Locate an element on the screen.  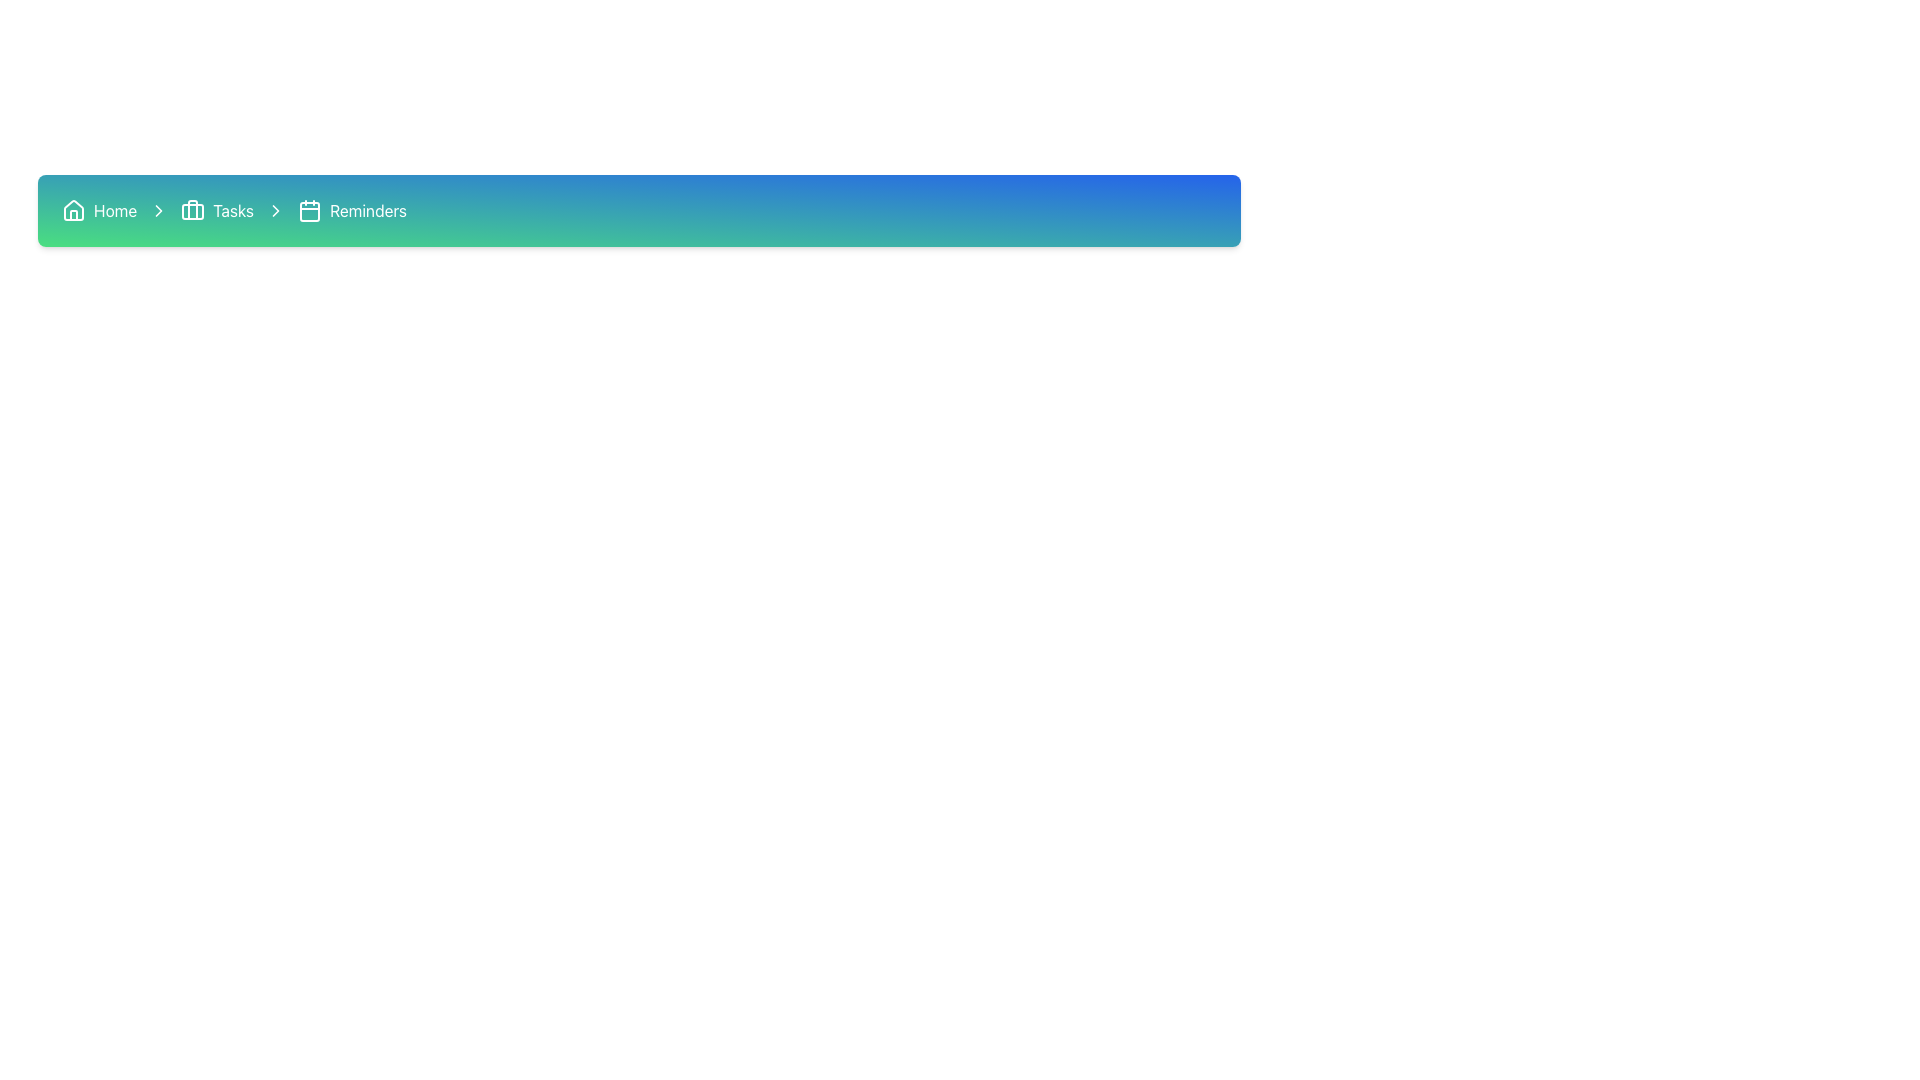
the 'Tasks' Breadcrumb navigation item, which displays a briefcase icon and is styled with a green to blue gradient background is located at coordinates (217, 211).